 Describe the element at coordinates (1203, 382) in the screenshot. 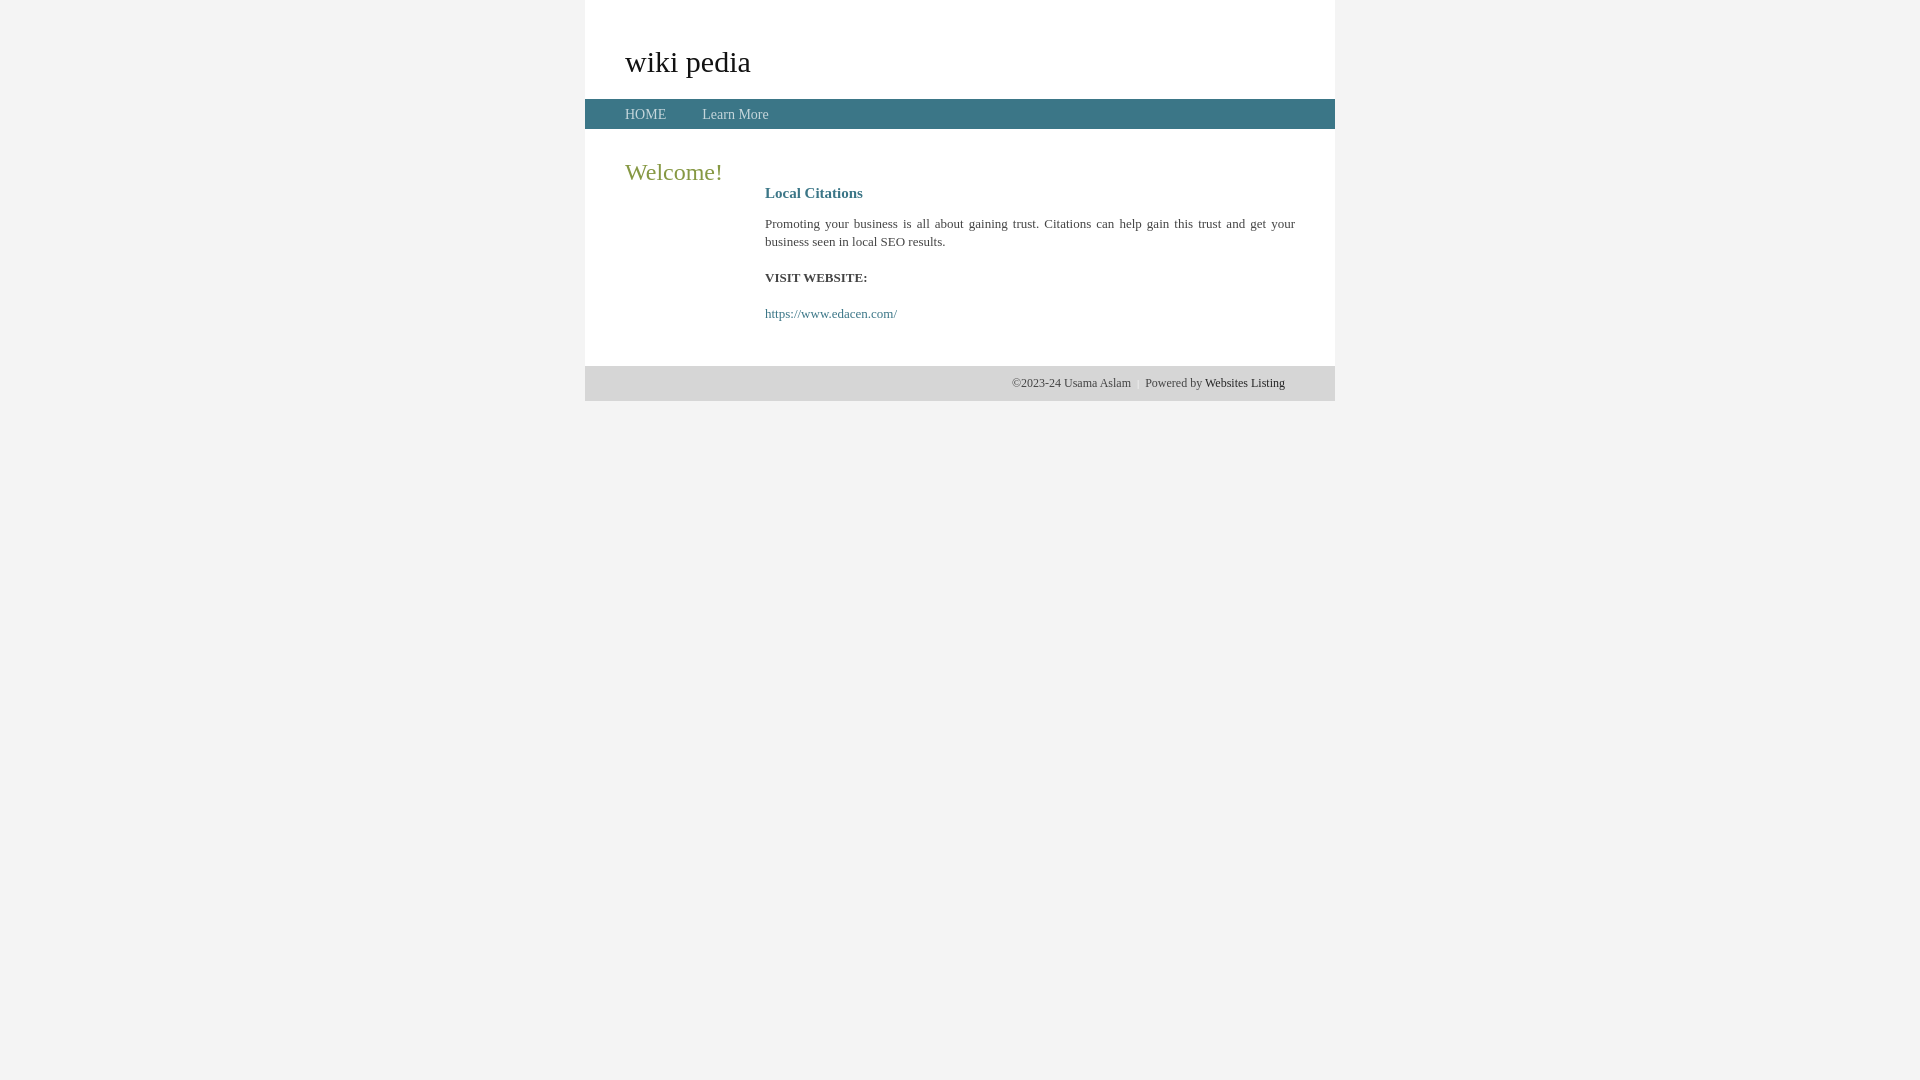

I see `'Websites Listing'` at that location.